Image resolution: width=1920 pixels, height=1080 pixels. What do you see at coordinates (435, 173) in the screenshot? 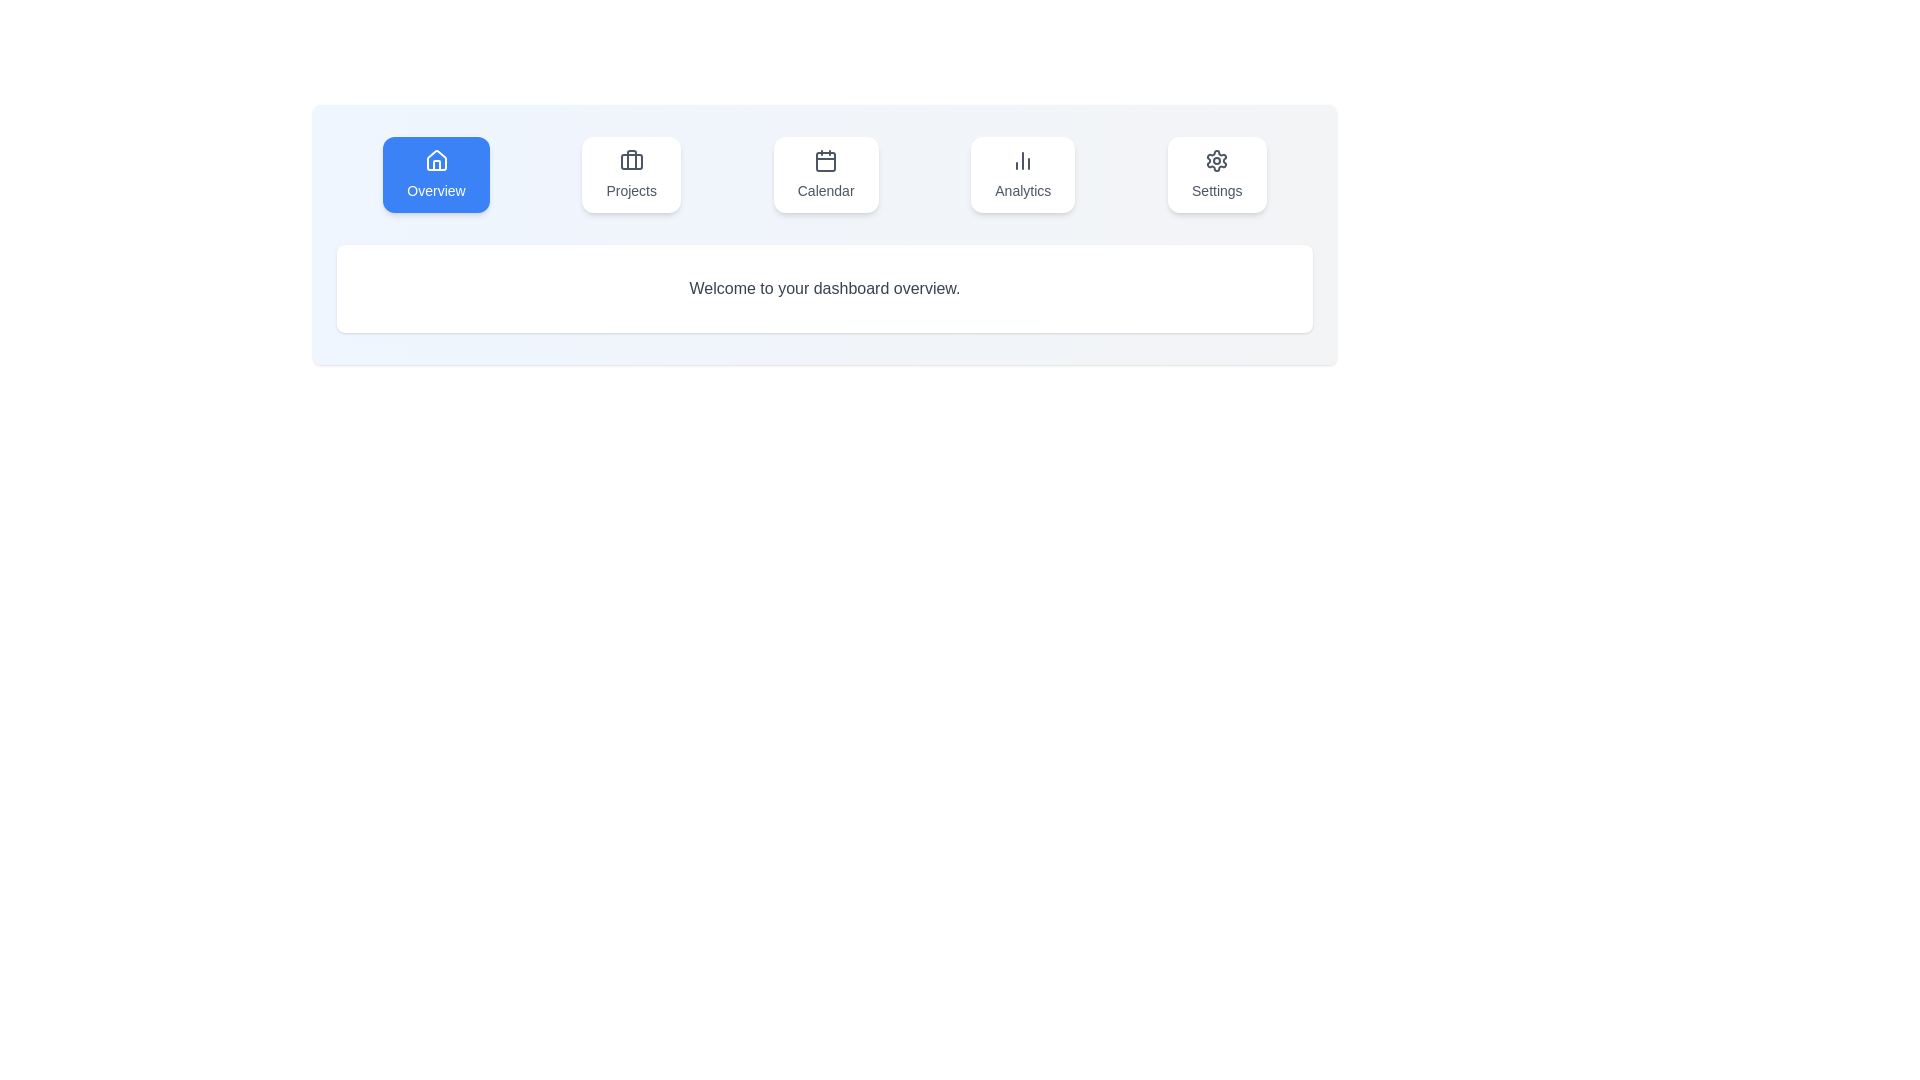
I see `the 'Overview' button, which is a blue rectangular button with a house-shaped icon and white text, located at the top-left area of the navigation row` at bounding box center [435, 173].